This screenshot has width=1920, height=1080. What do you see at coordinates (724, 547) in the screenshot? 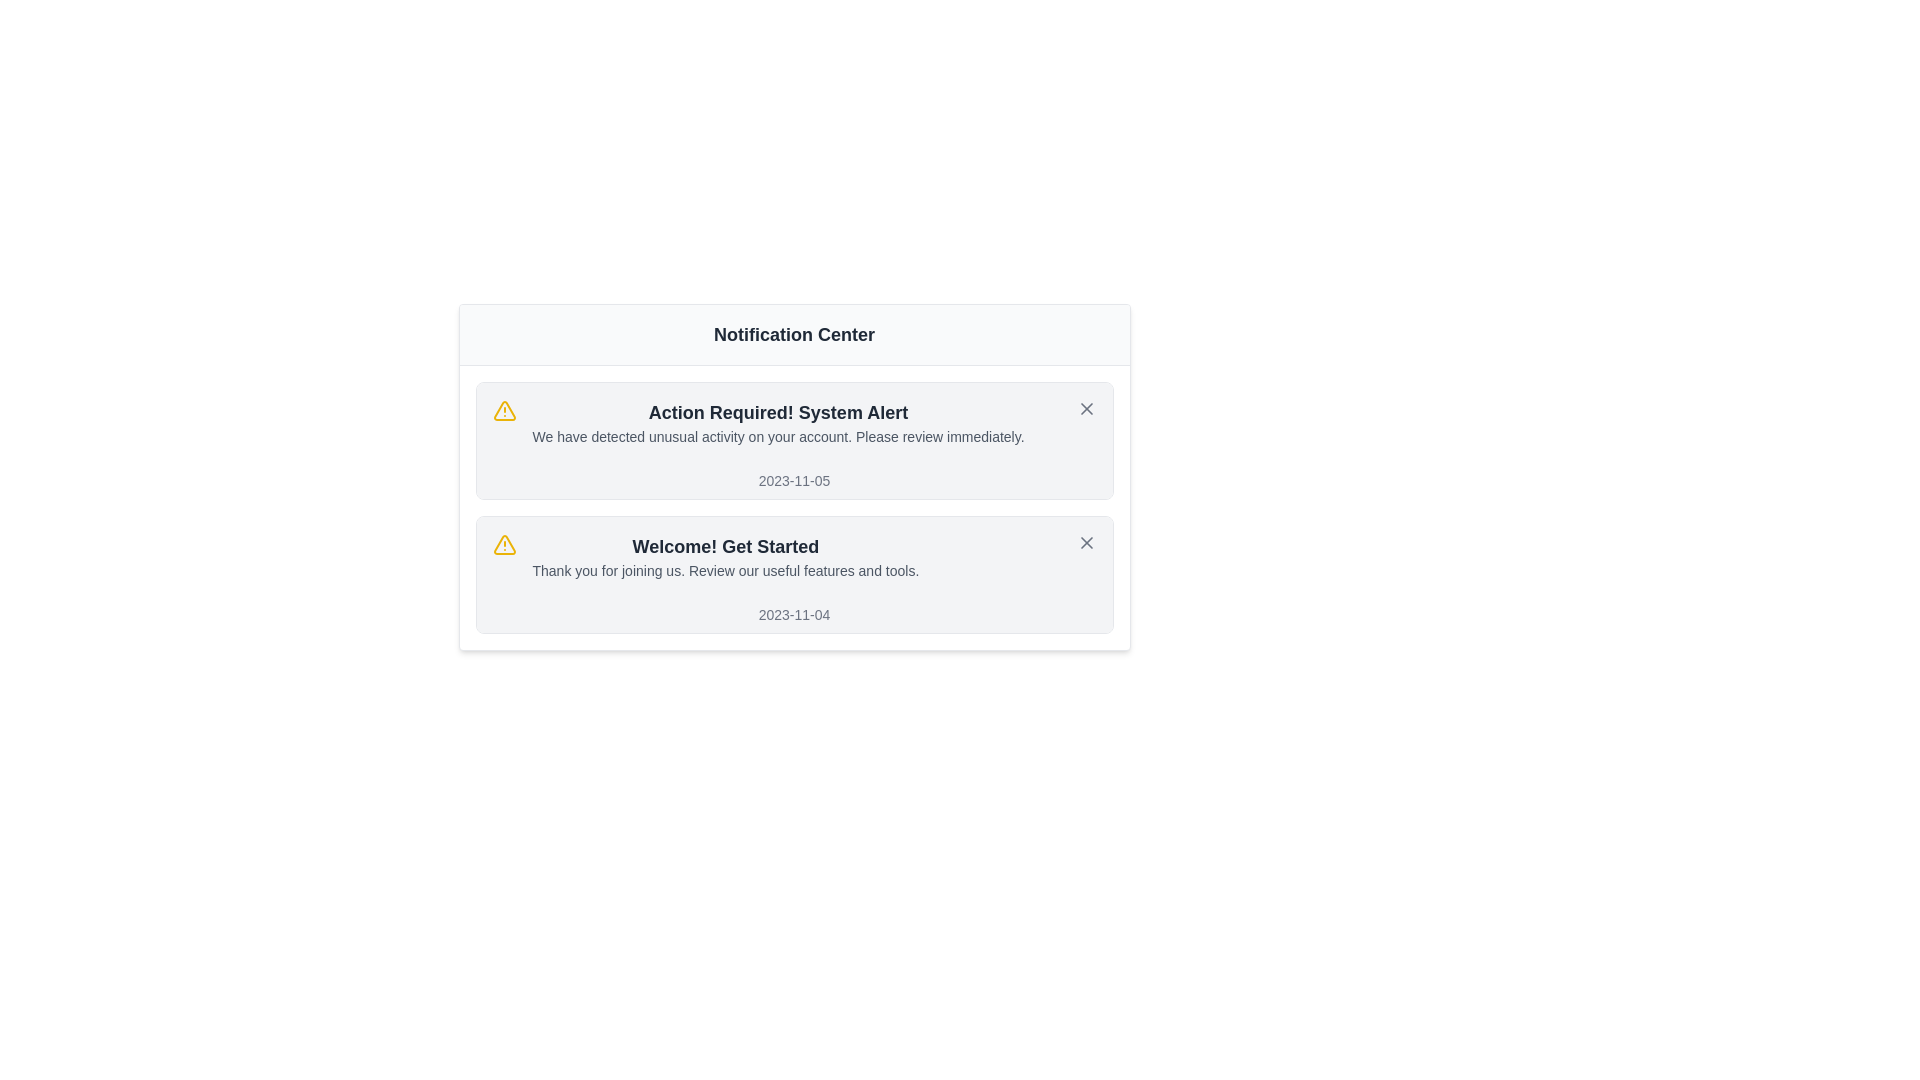
I see `bold, large-font text that says 'Welcome! Get Started' located in the second notification item of the notification list, below the 'Action Required! System Alert' notification` at bounding box center [724, 547].